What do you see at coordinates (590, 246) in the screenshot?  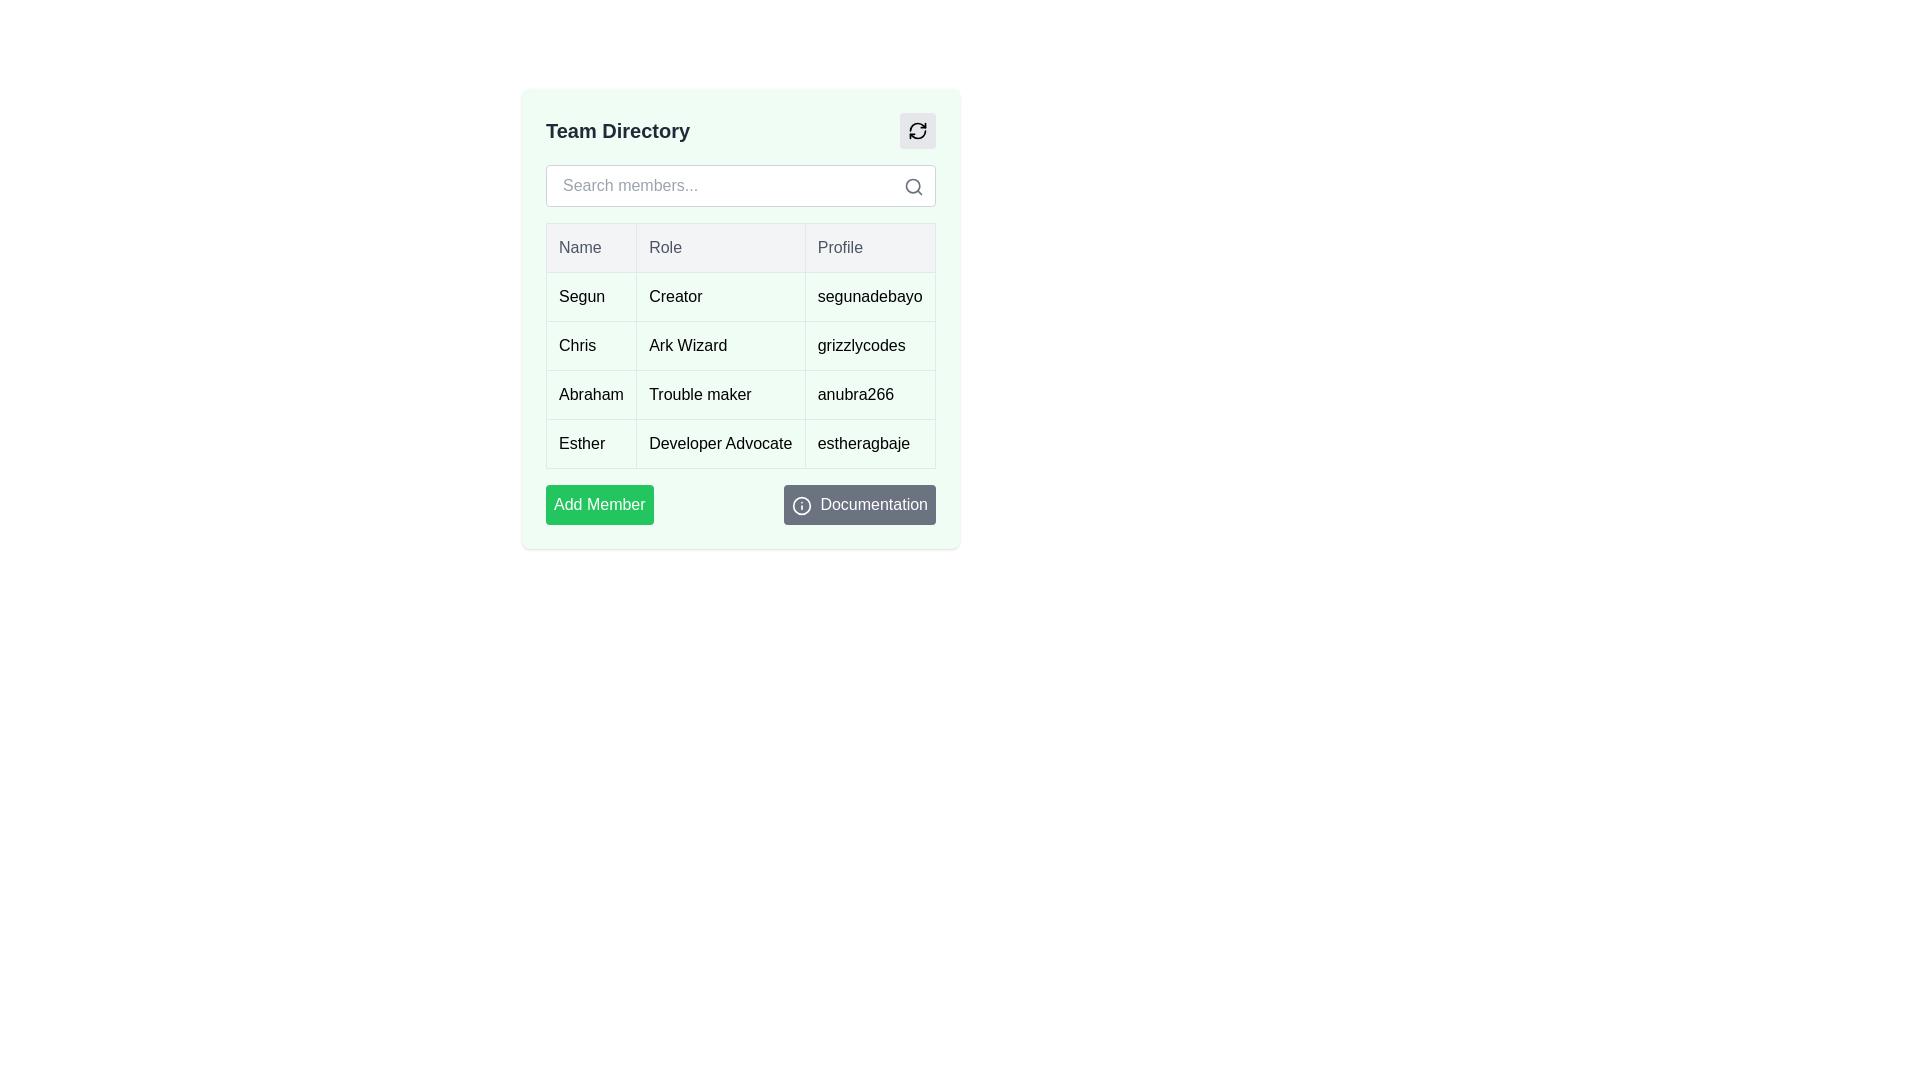 I see `text of the first table header, which indicates the names of the corresponding data below` at bounding box center [590, 246].